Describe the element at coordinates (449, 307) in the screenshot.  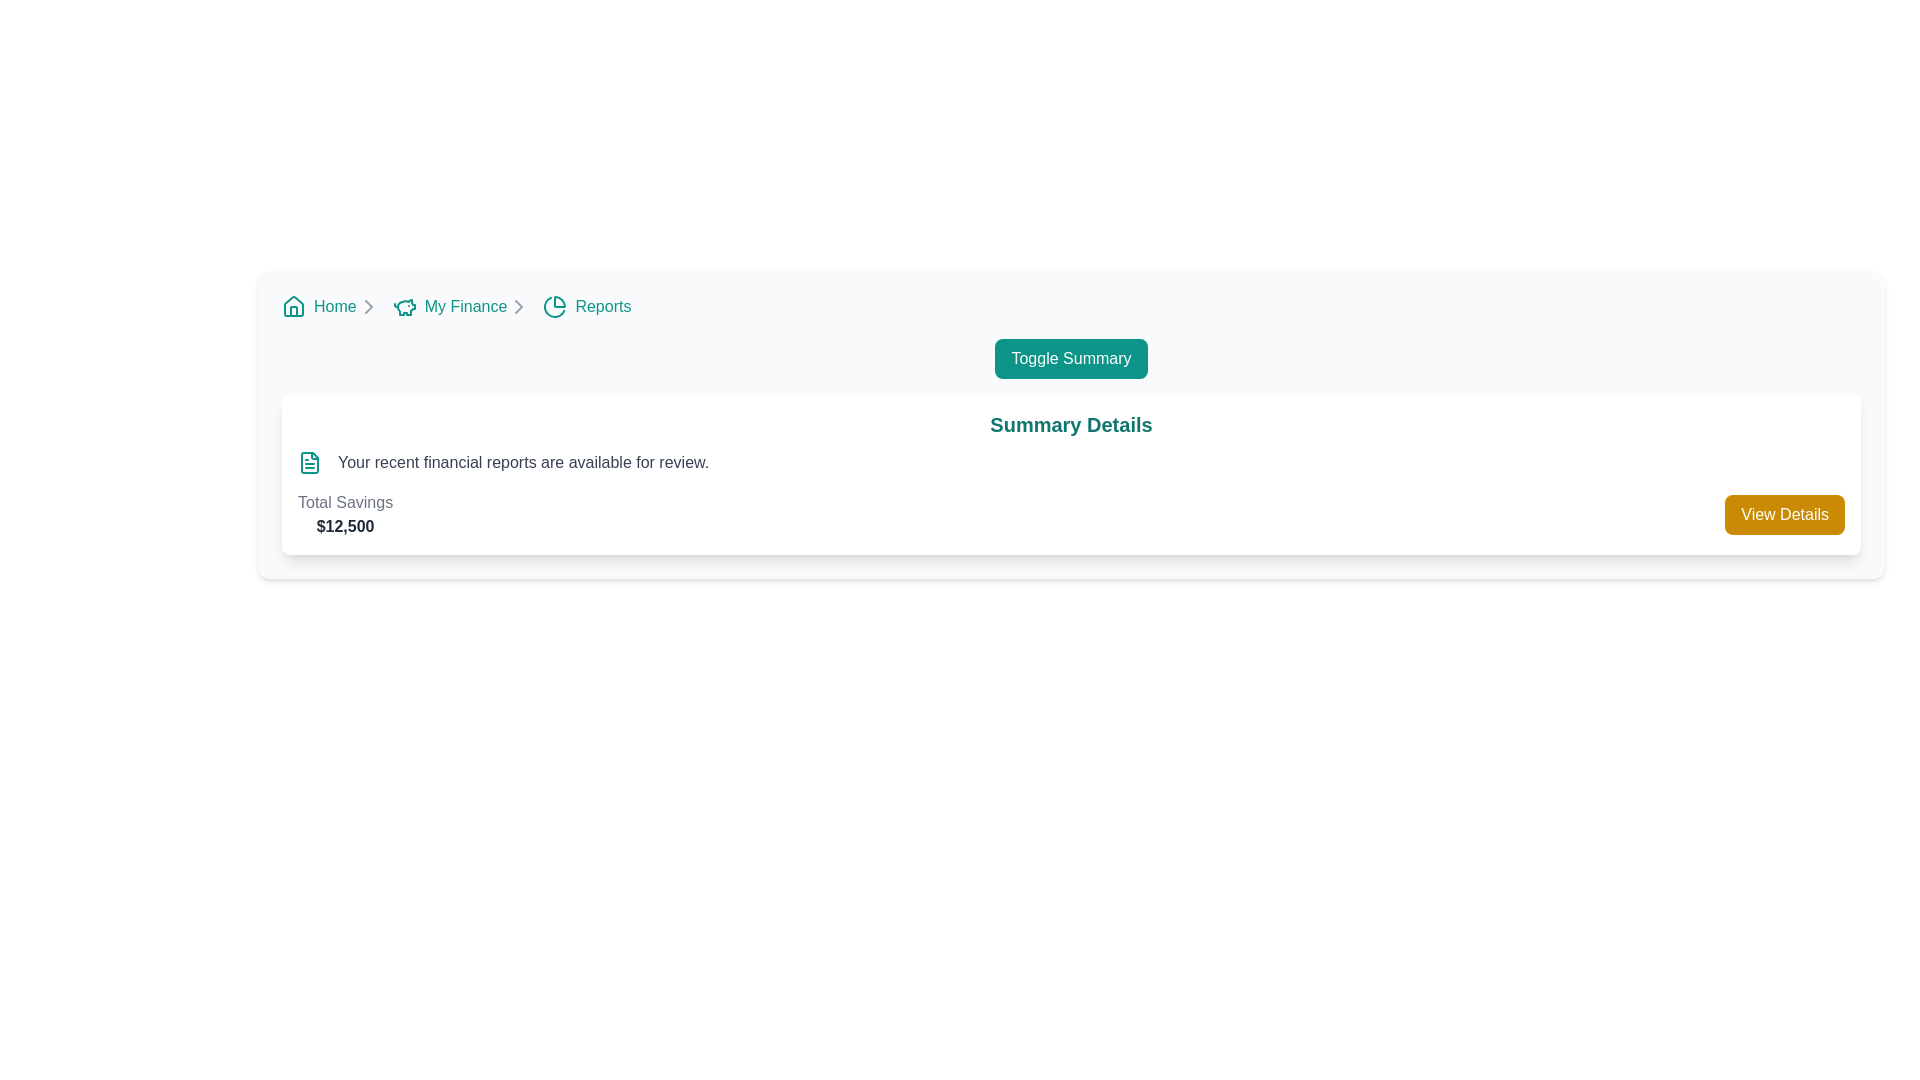
I see `the hyperlink with a piggy bank icon located between the 'Home' and 'Reports' links in the breadcrumb navigation to visit the Finance section` at that location.